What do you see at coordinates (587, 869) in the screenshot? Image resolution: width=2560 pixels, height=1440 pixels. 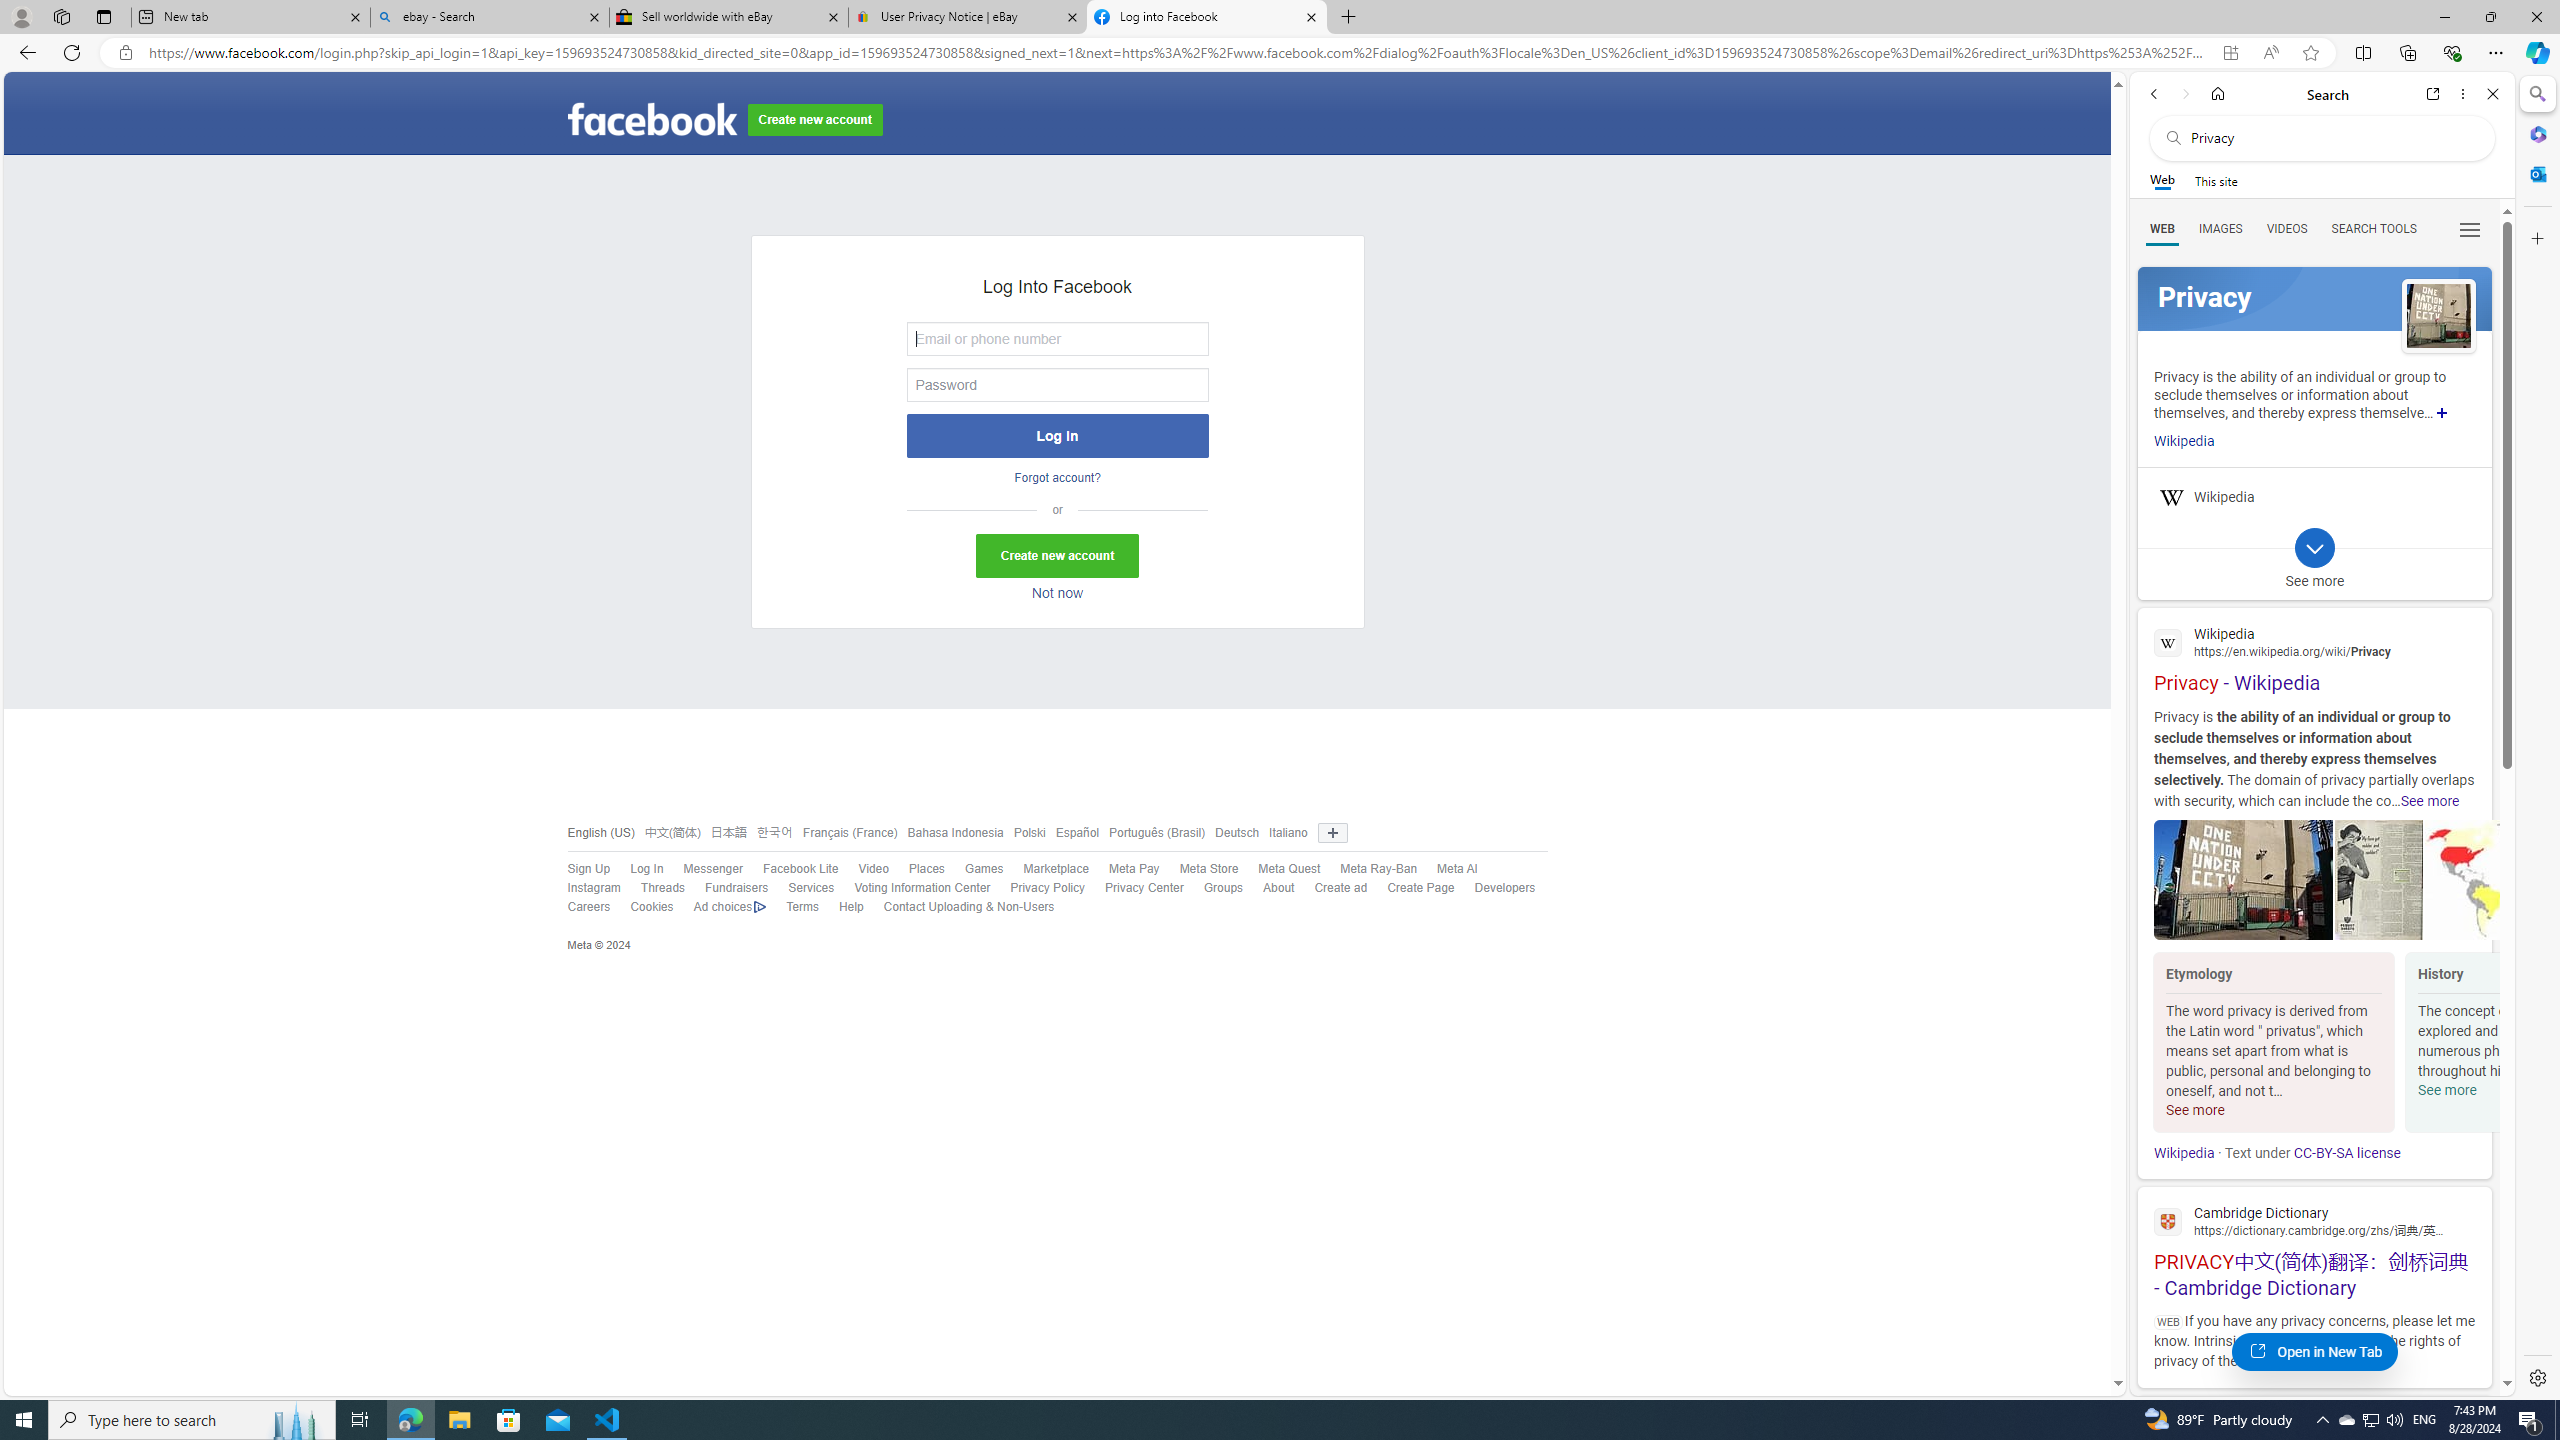 I see `'Sign Up'` at bounding box center [587, 869].